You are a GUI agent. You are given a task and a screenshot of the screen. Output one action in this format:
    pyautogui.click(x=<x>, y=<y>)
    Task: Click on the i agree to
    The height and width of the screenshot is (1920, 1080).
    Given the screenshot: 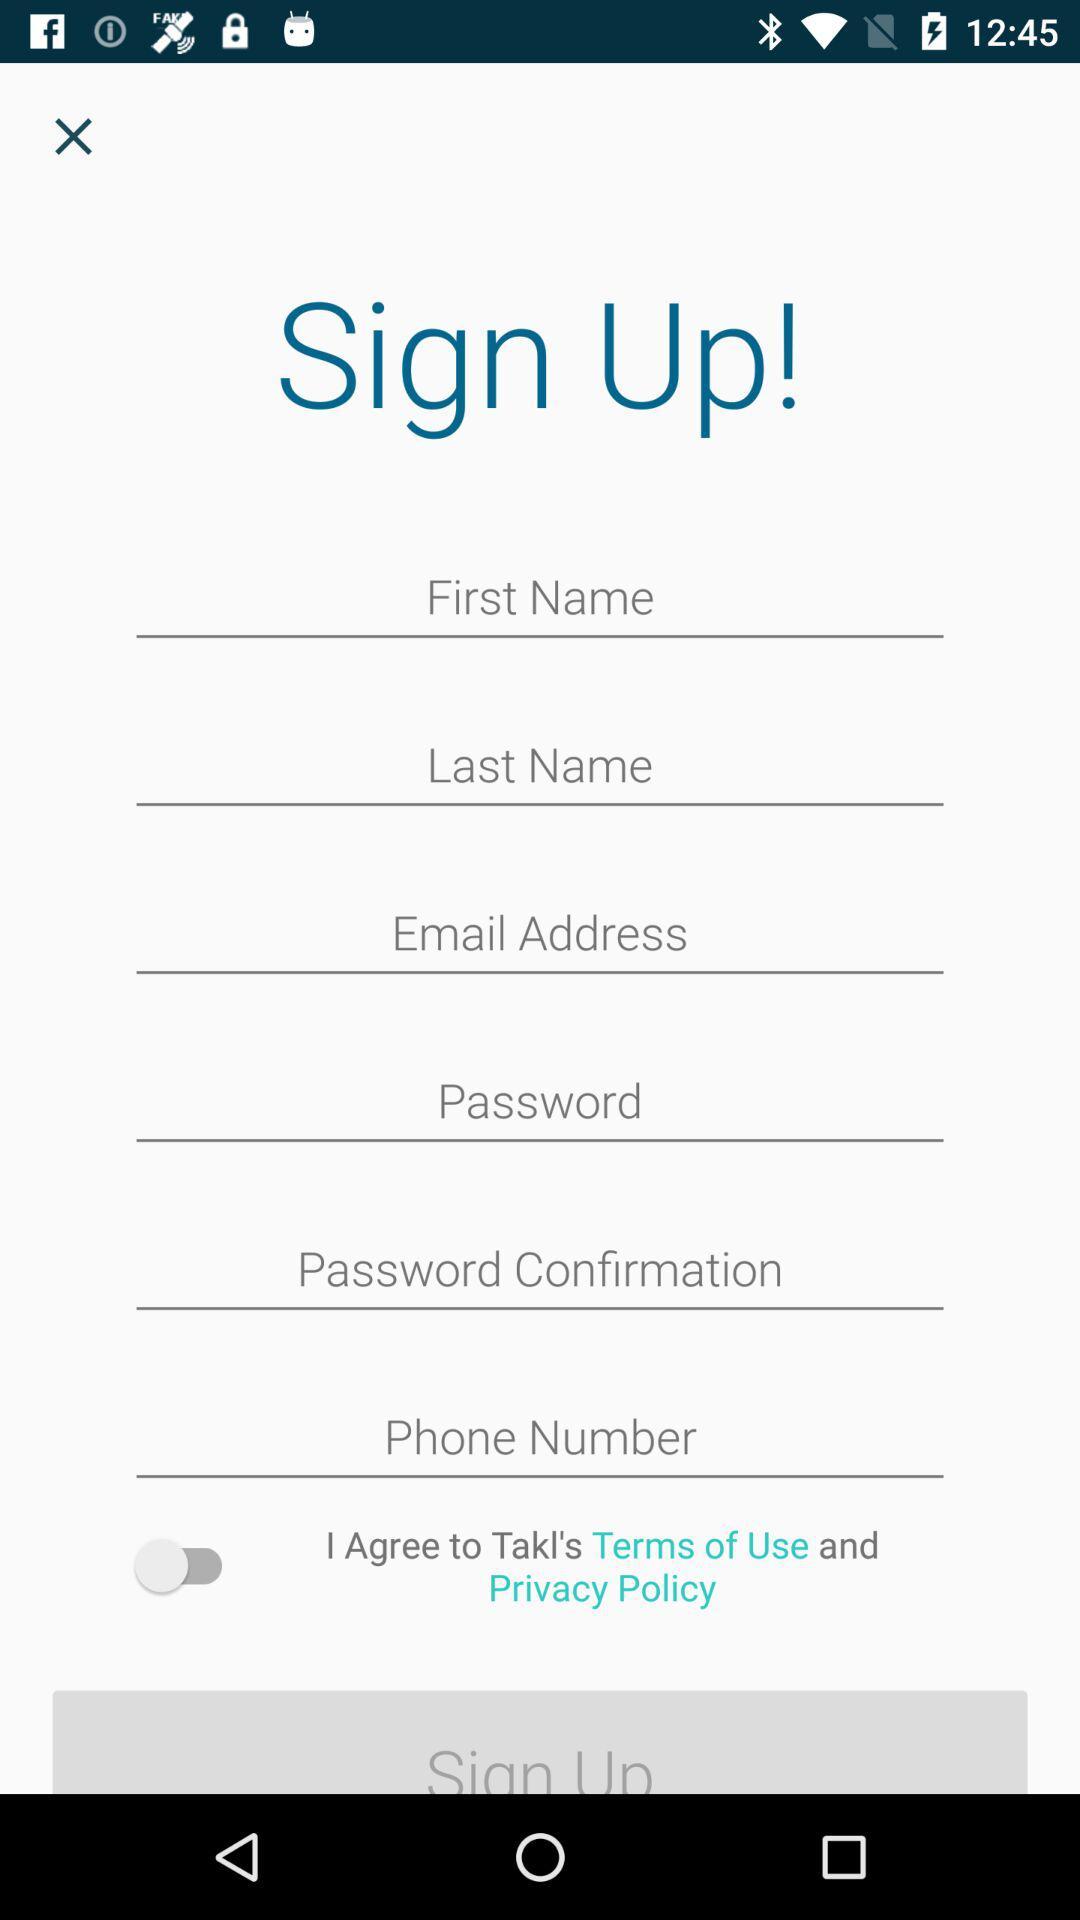 What is the action you would take?
    pyautogui.click(x=601, y=1564)
    